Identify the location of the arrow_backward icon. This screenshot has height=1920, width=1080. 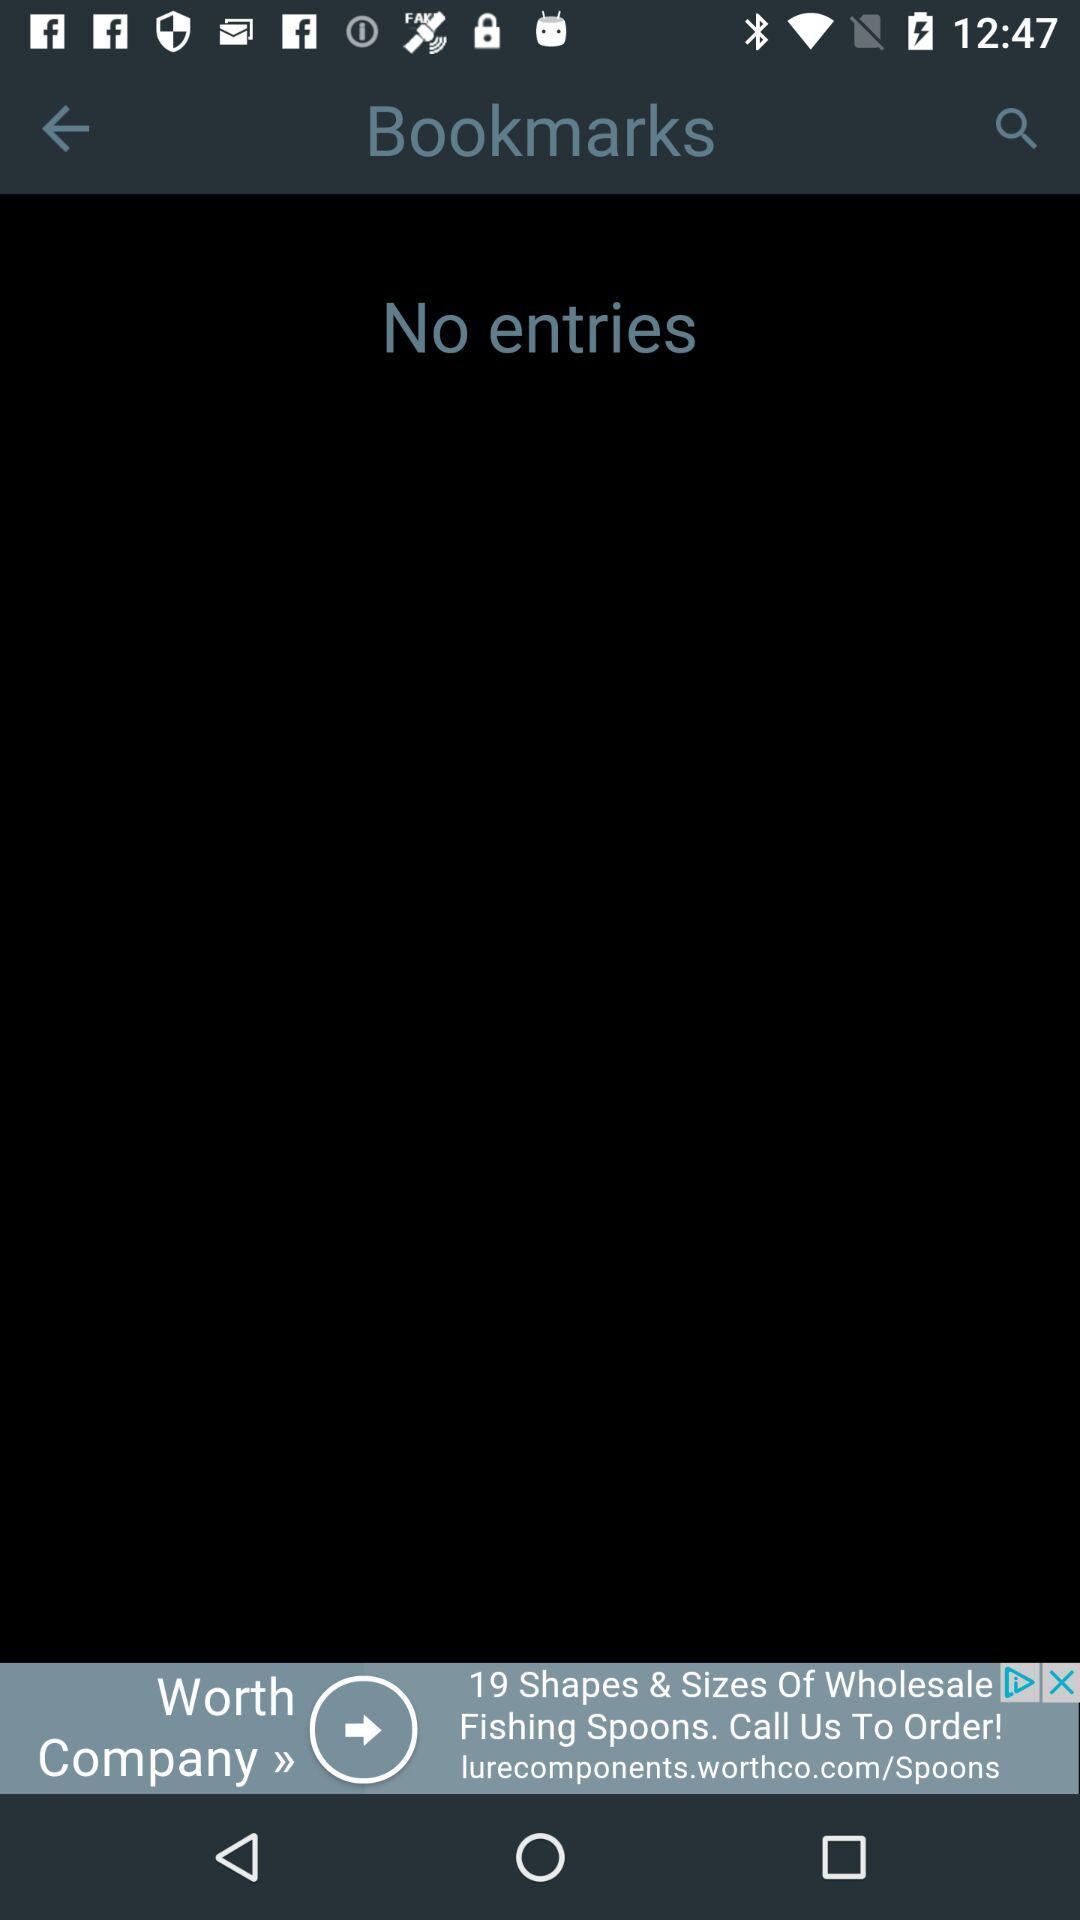
(64, 127).